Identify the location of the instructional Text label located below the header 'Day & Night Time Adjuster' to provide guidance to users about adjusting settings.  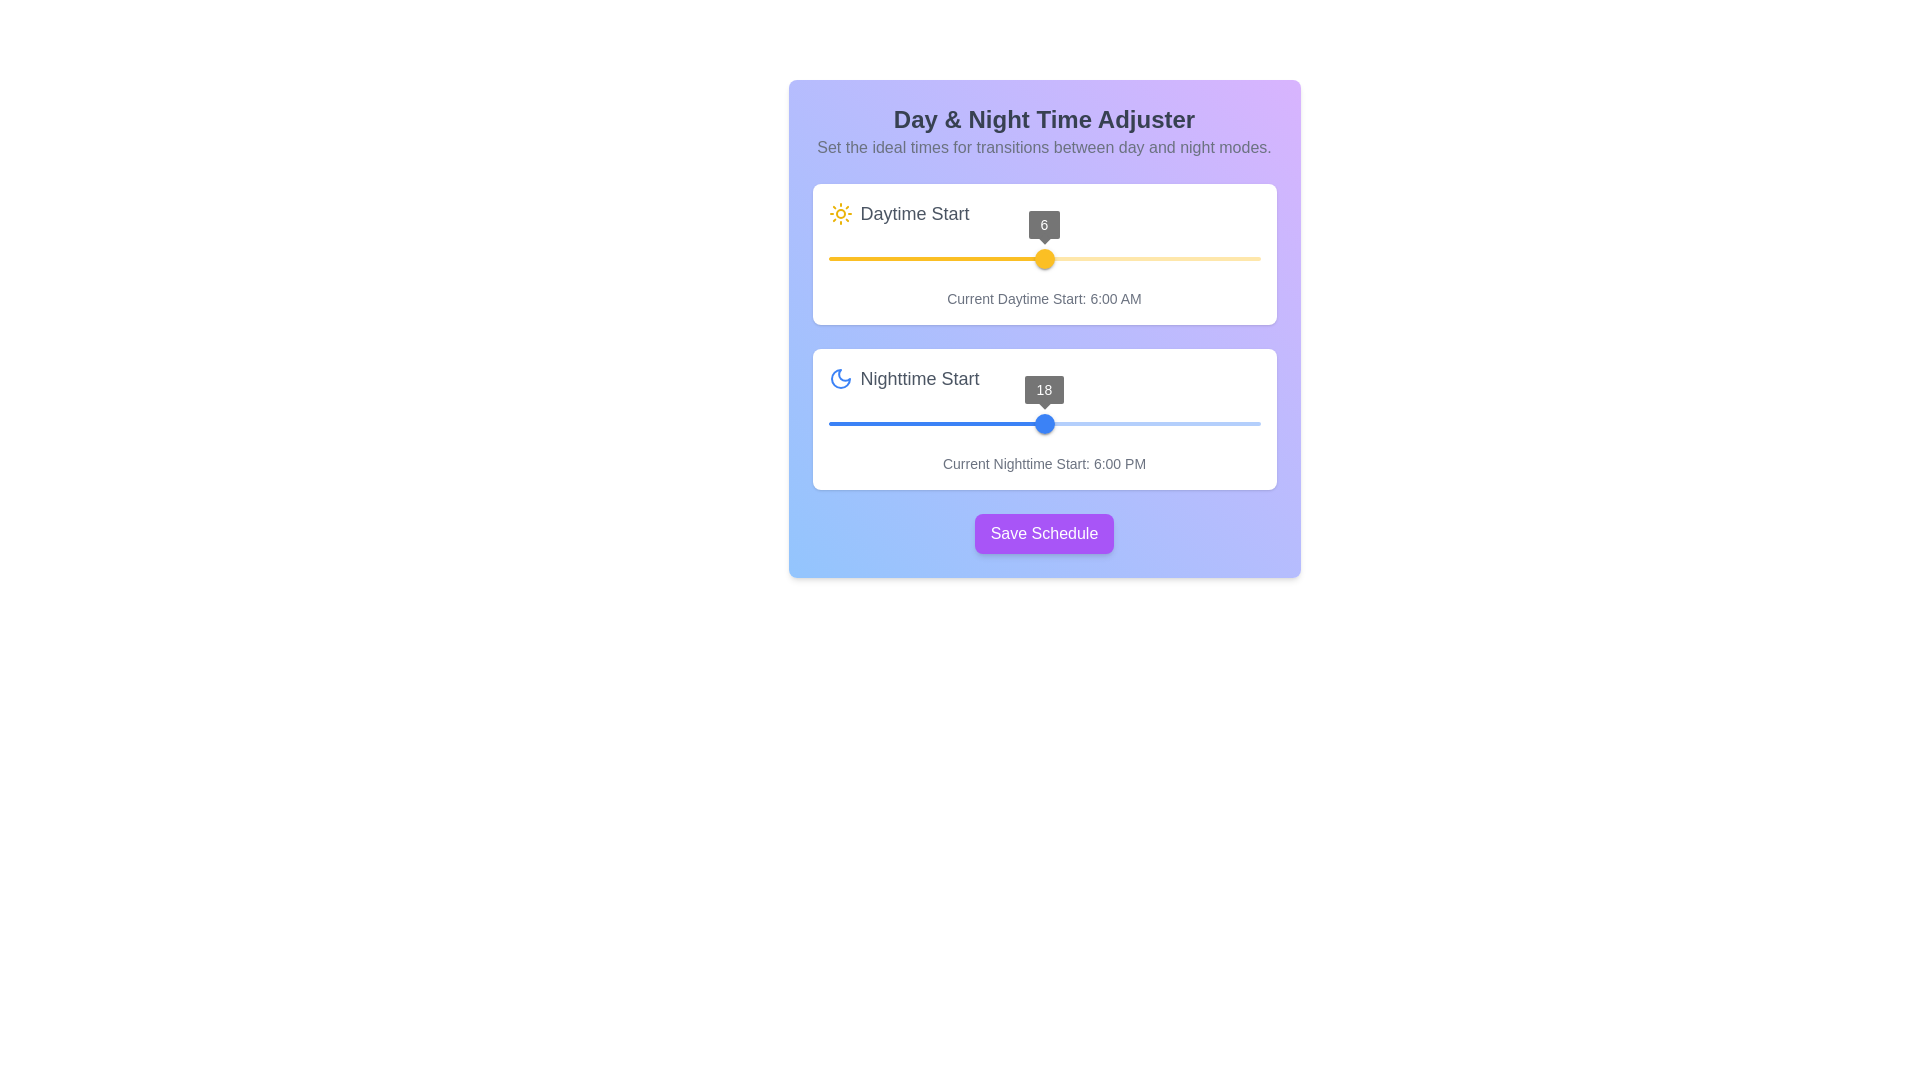
(1043, 146).